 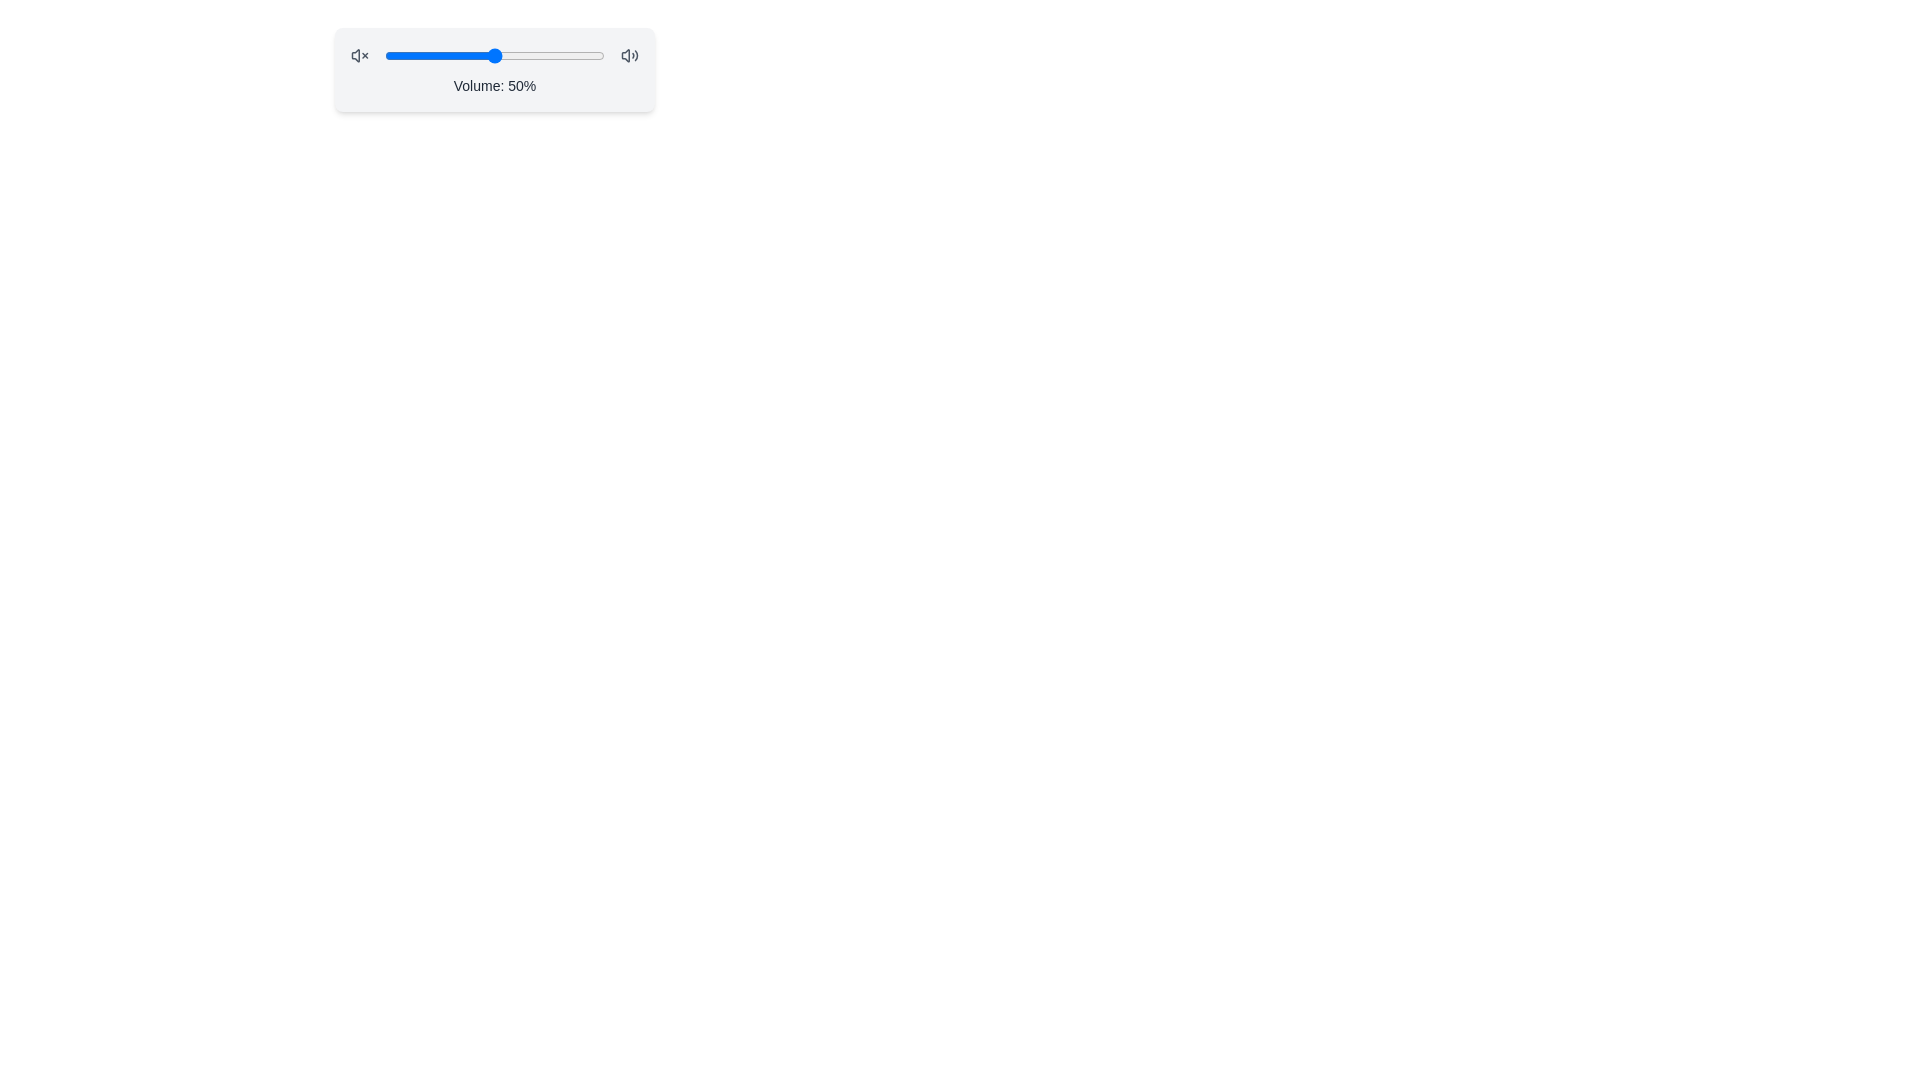 What do you see at coordinates (360, 55) in the screenshot?
I see `the unmute icon to toggle the mute state` at bounding box center [360, 55].